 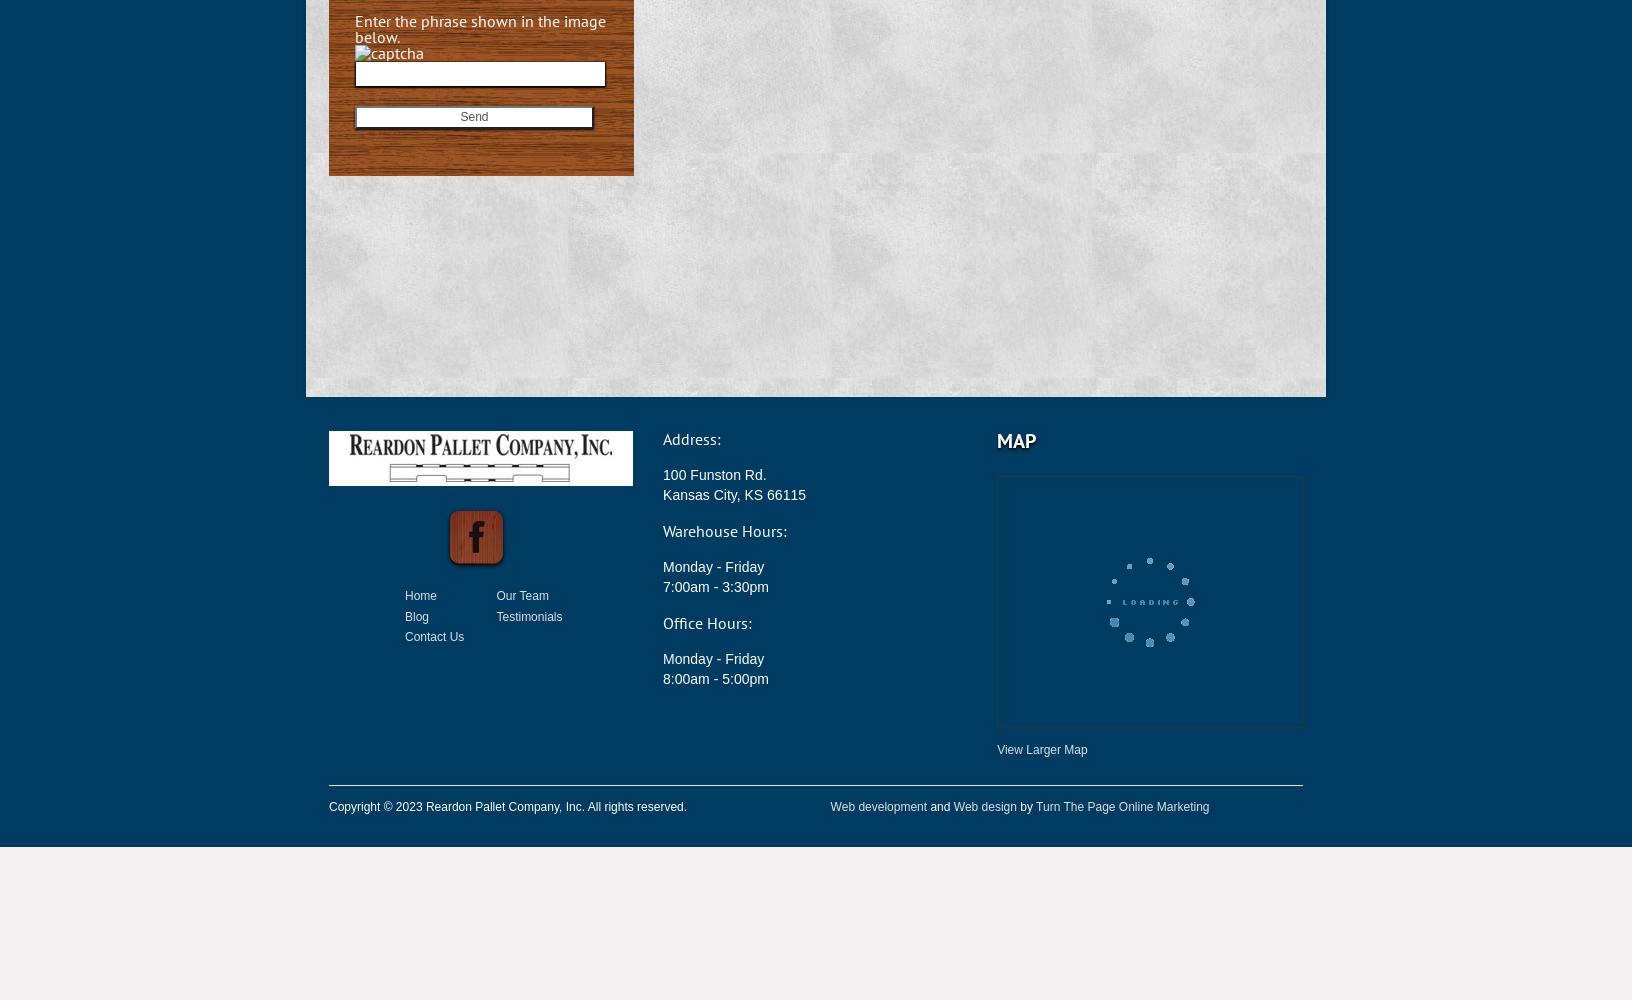 I want to click on 'Contact Us', so click(x=433, y=637).